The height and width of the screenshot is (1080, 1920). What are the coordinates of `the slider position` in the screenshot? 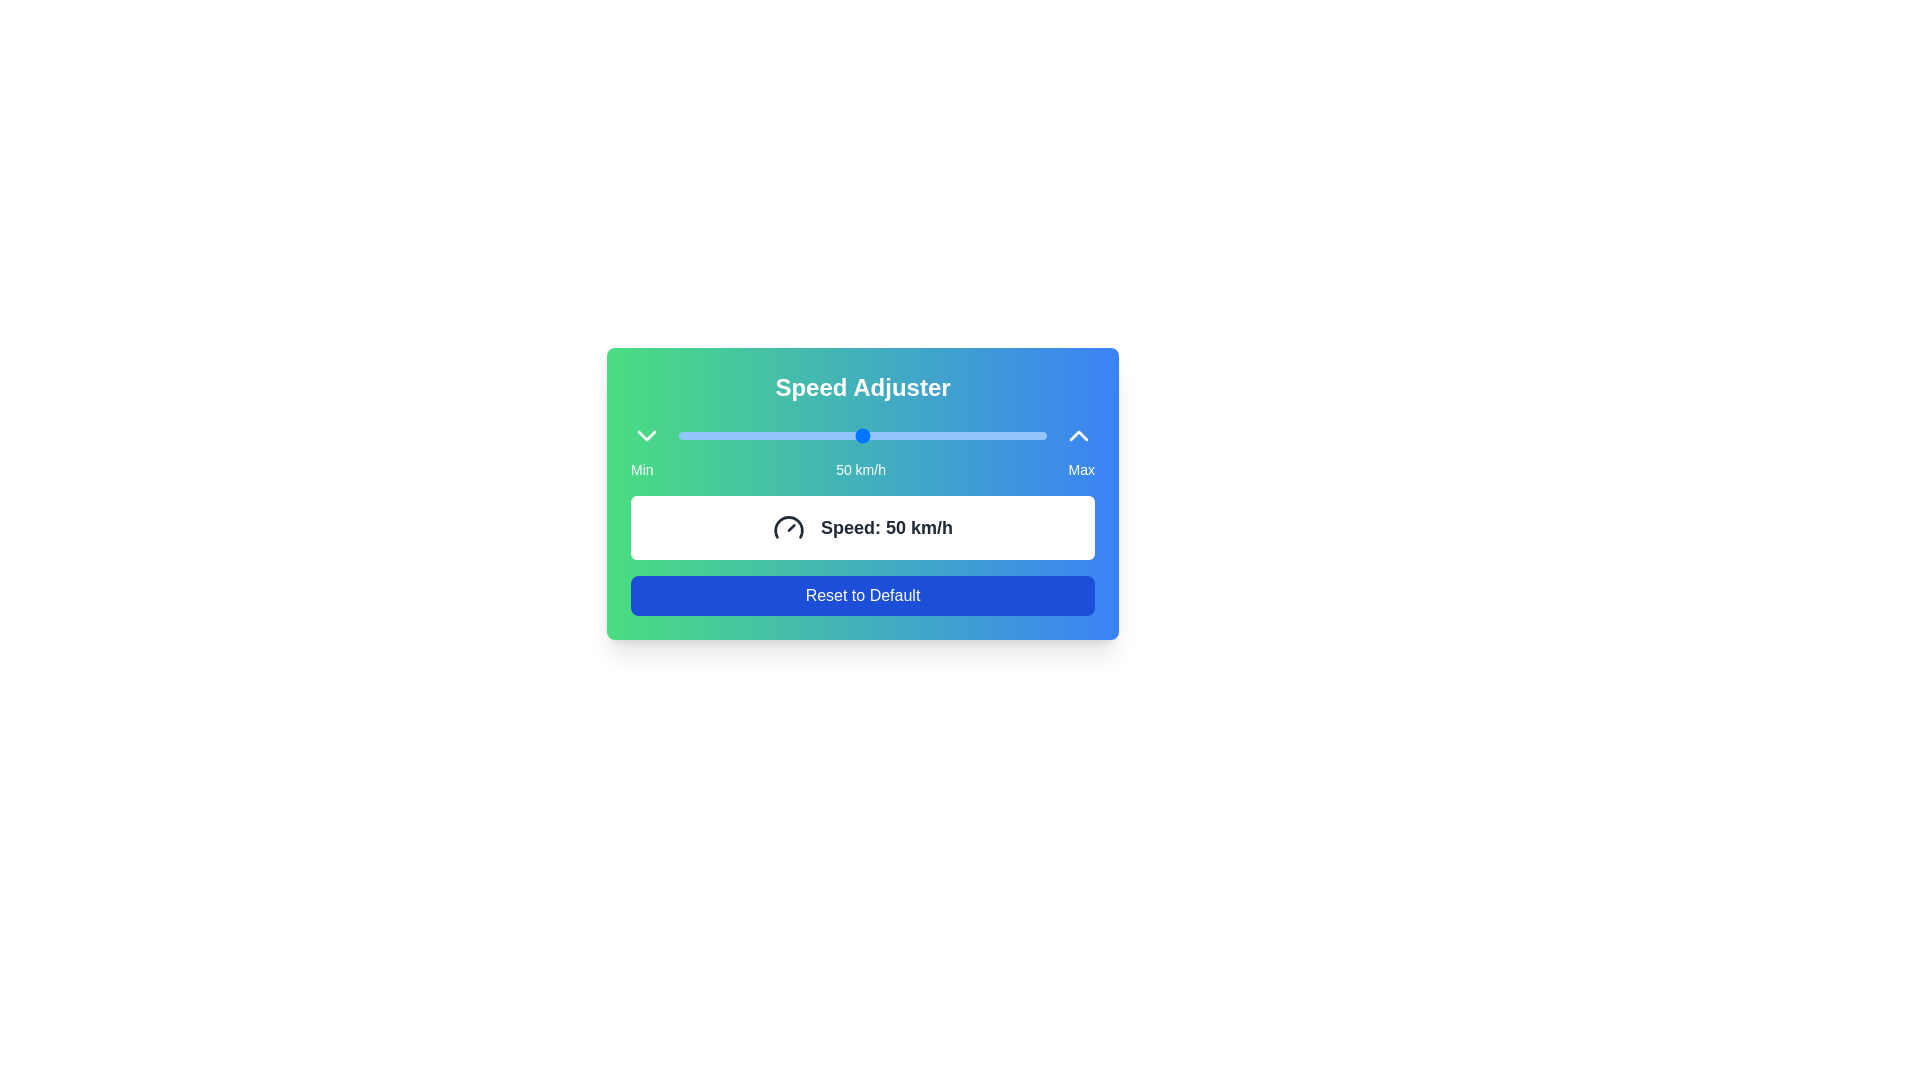 It's located at (833, 434).